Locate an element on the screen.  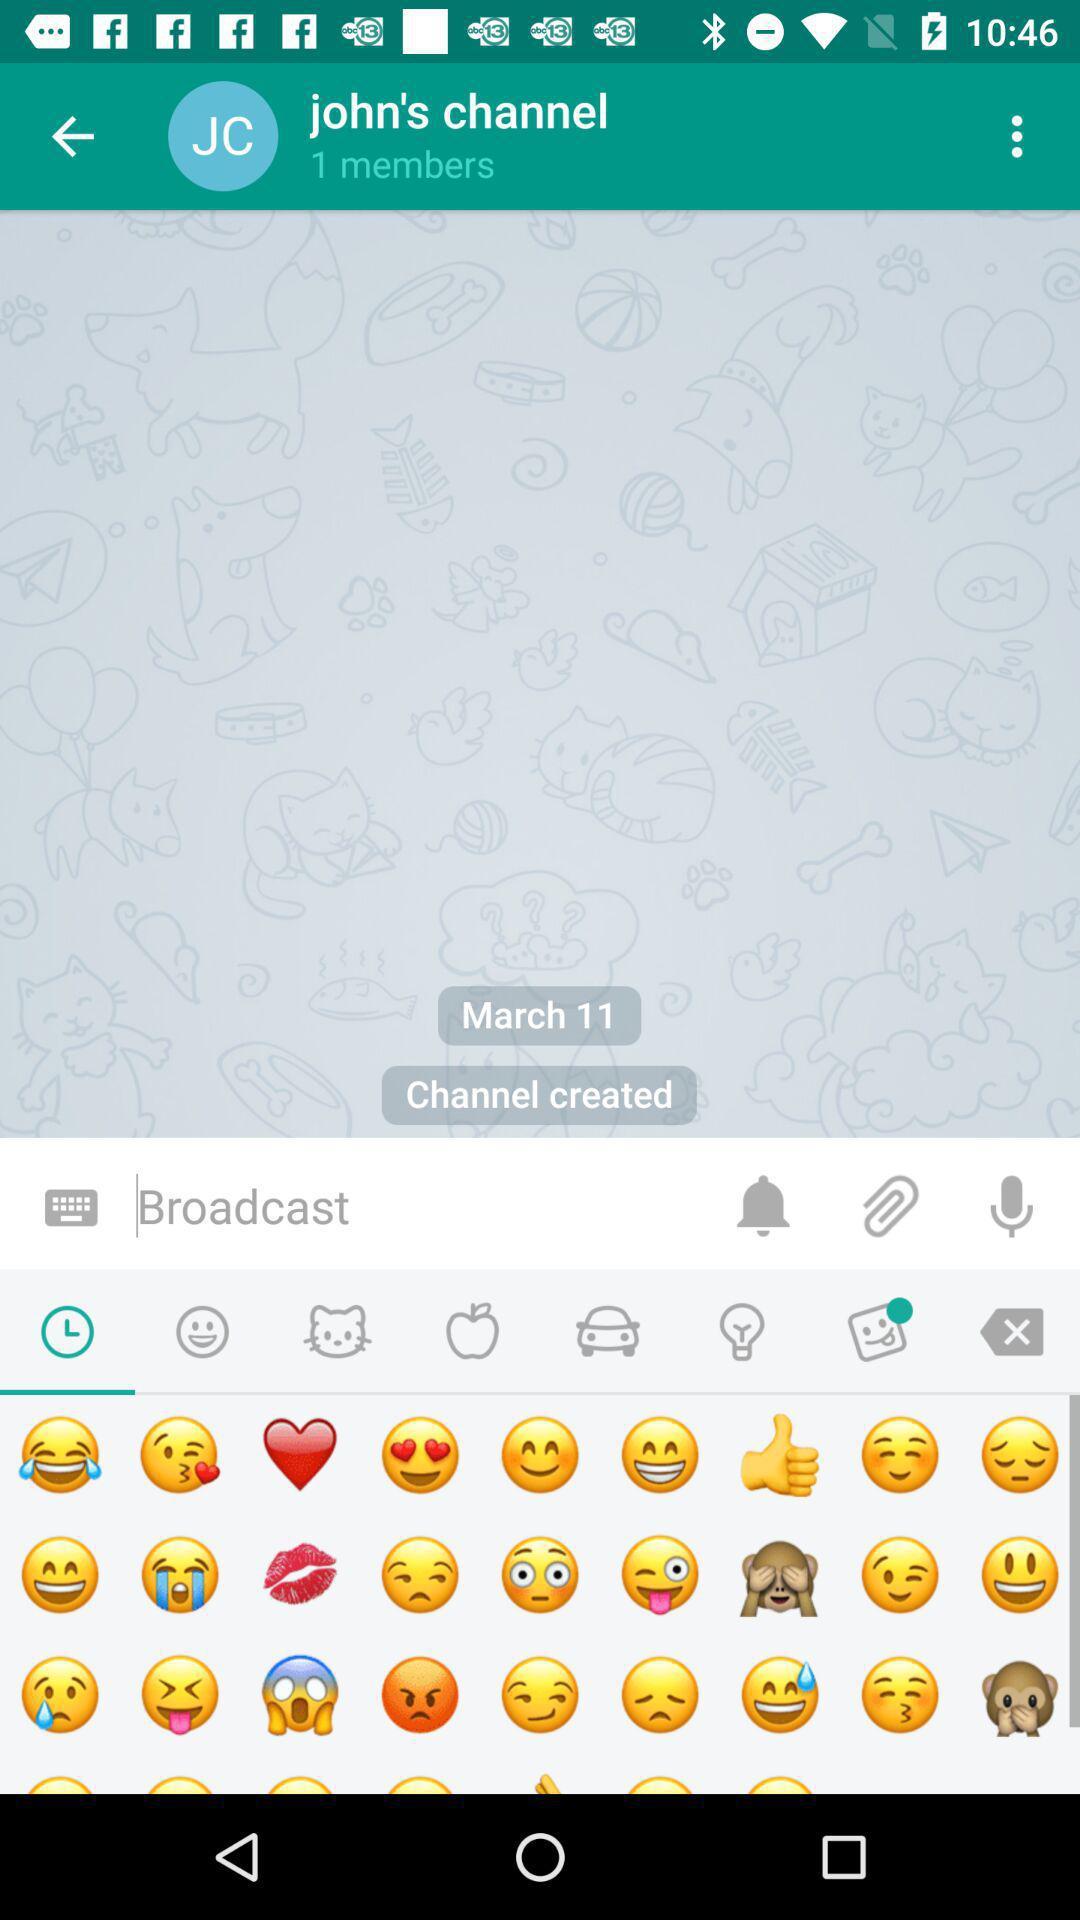
the emoji icon is located at coordinates (540, 1573).